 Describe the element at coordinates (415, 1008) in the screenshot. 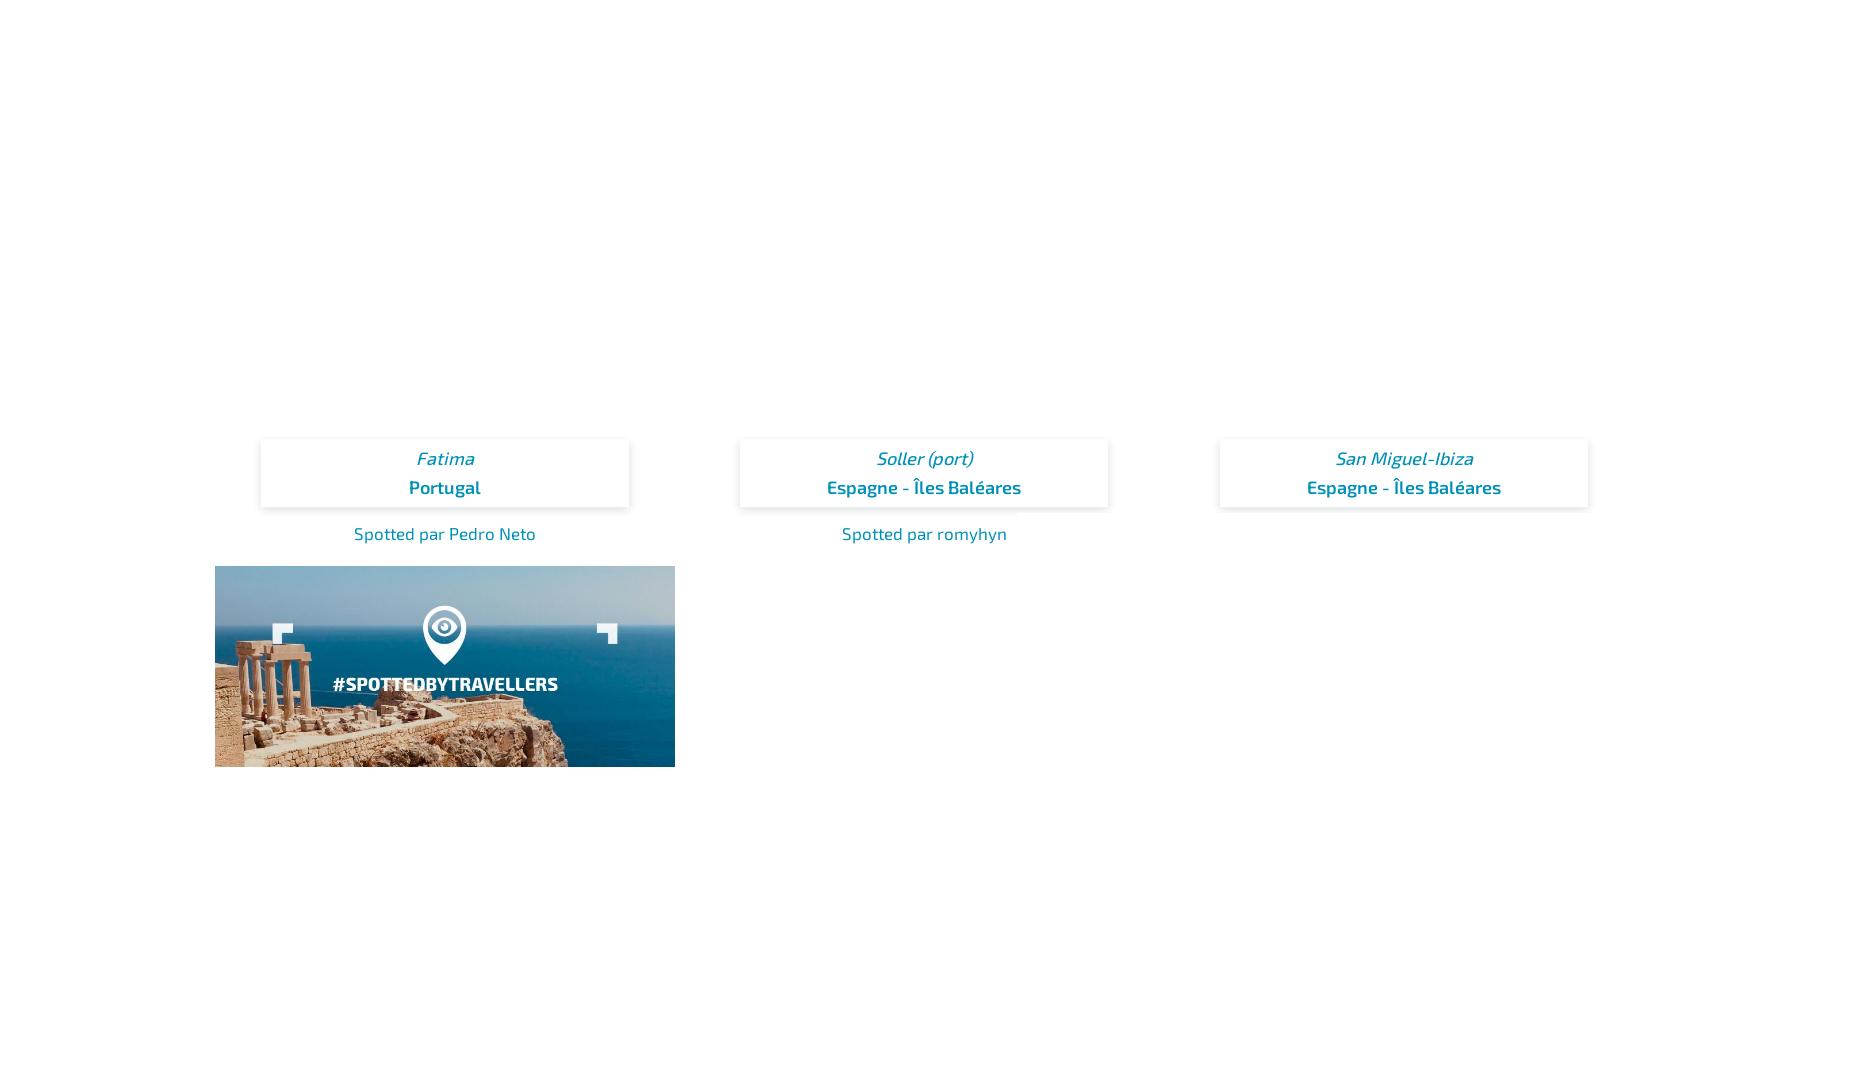

I see `'Lindos'` at that location.